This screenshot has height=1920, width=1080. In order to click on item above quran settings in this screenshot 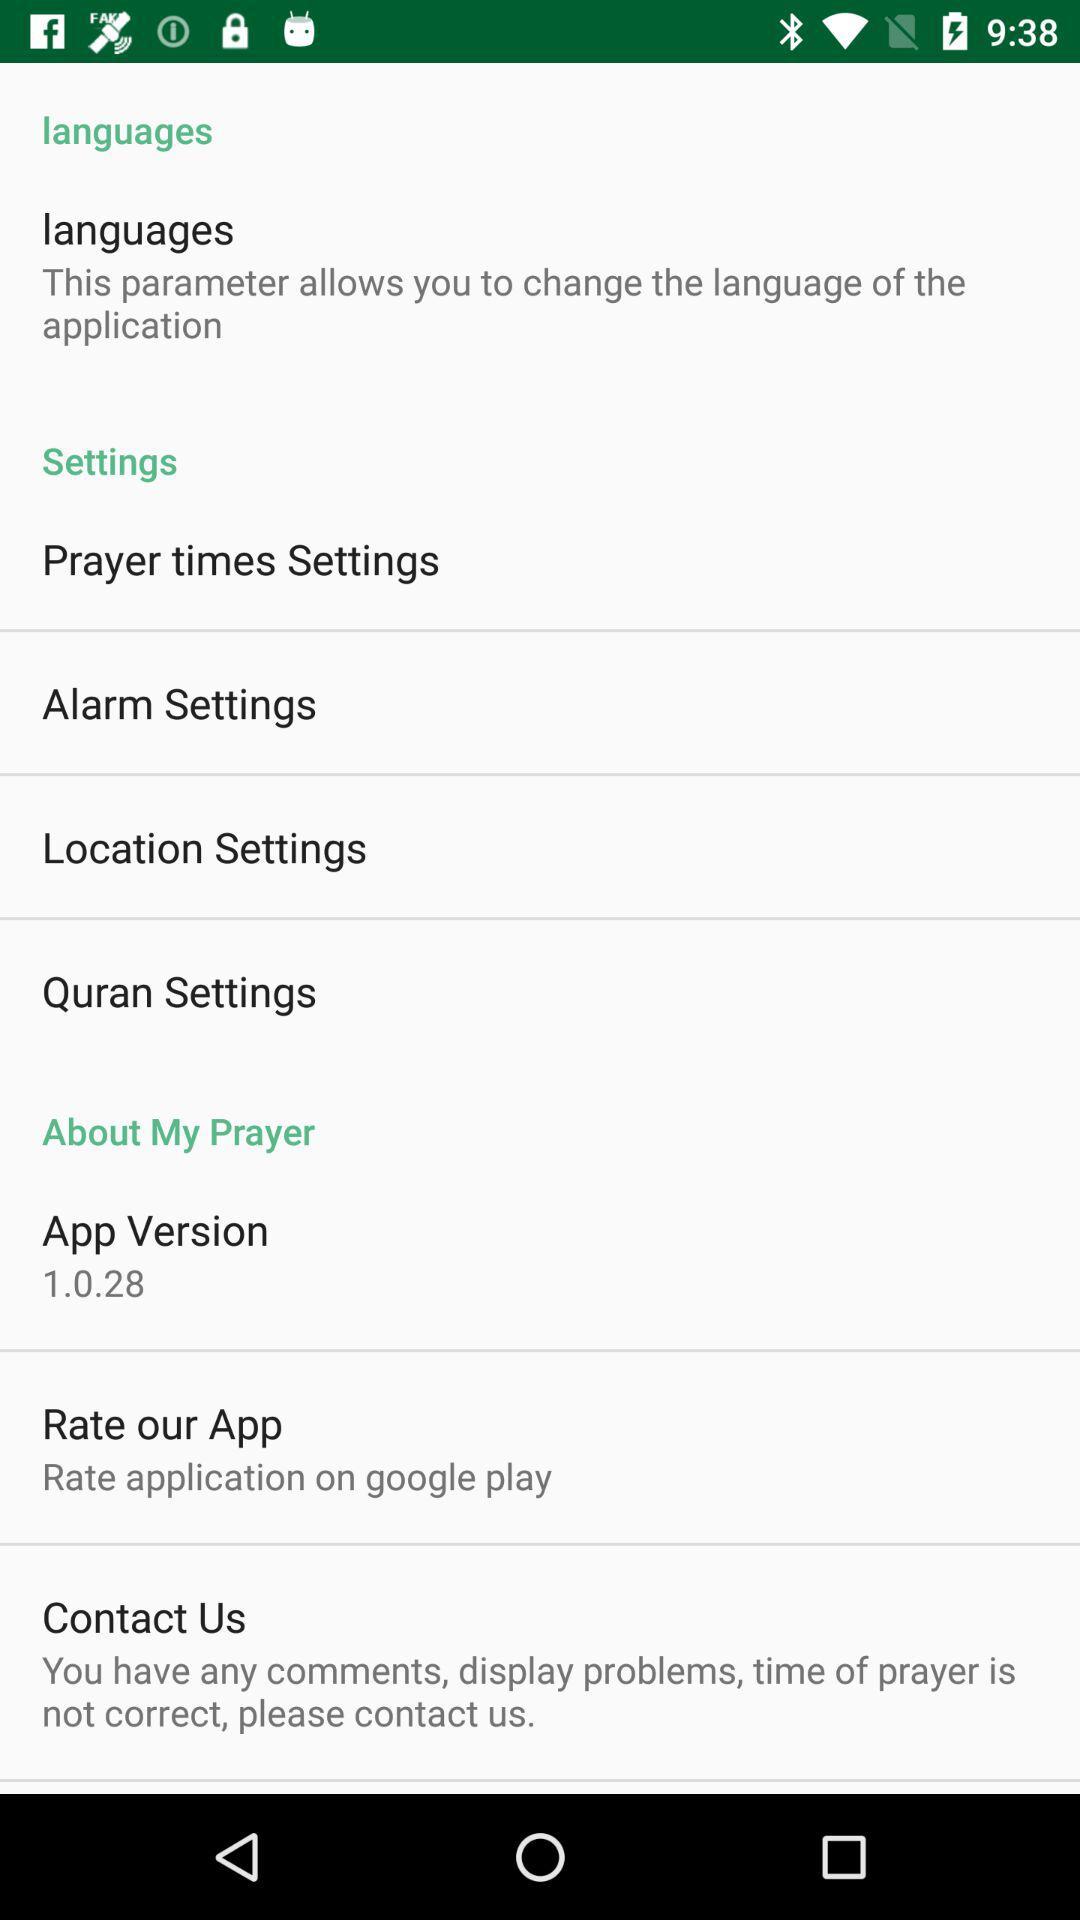, I will do `click(204, 846)`.